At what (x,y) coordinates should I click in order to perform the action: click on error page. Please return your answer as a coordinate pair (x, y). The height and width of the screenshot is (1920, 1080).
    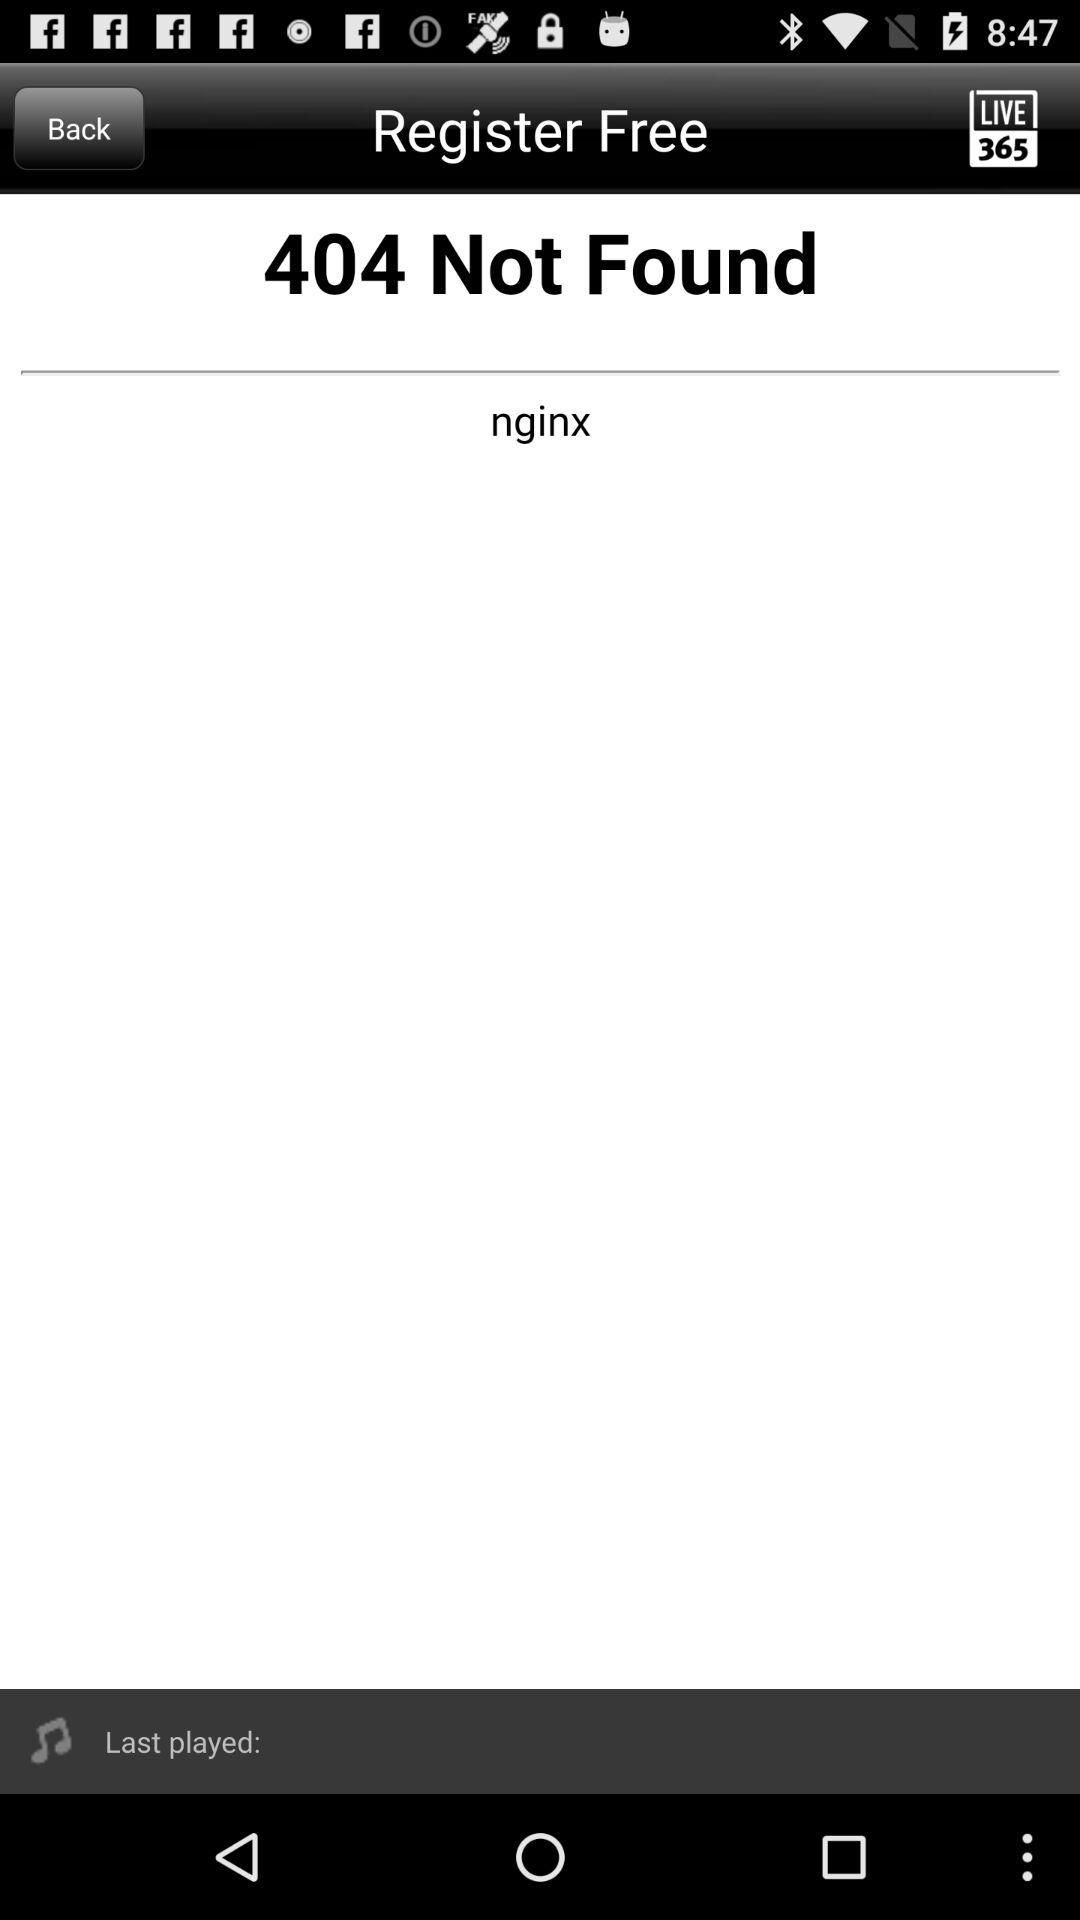
    Looking at the image, I should click on (540, 940).